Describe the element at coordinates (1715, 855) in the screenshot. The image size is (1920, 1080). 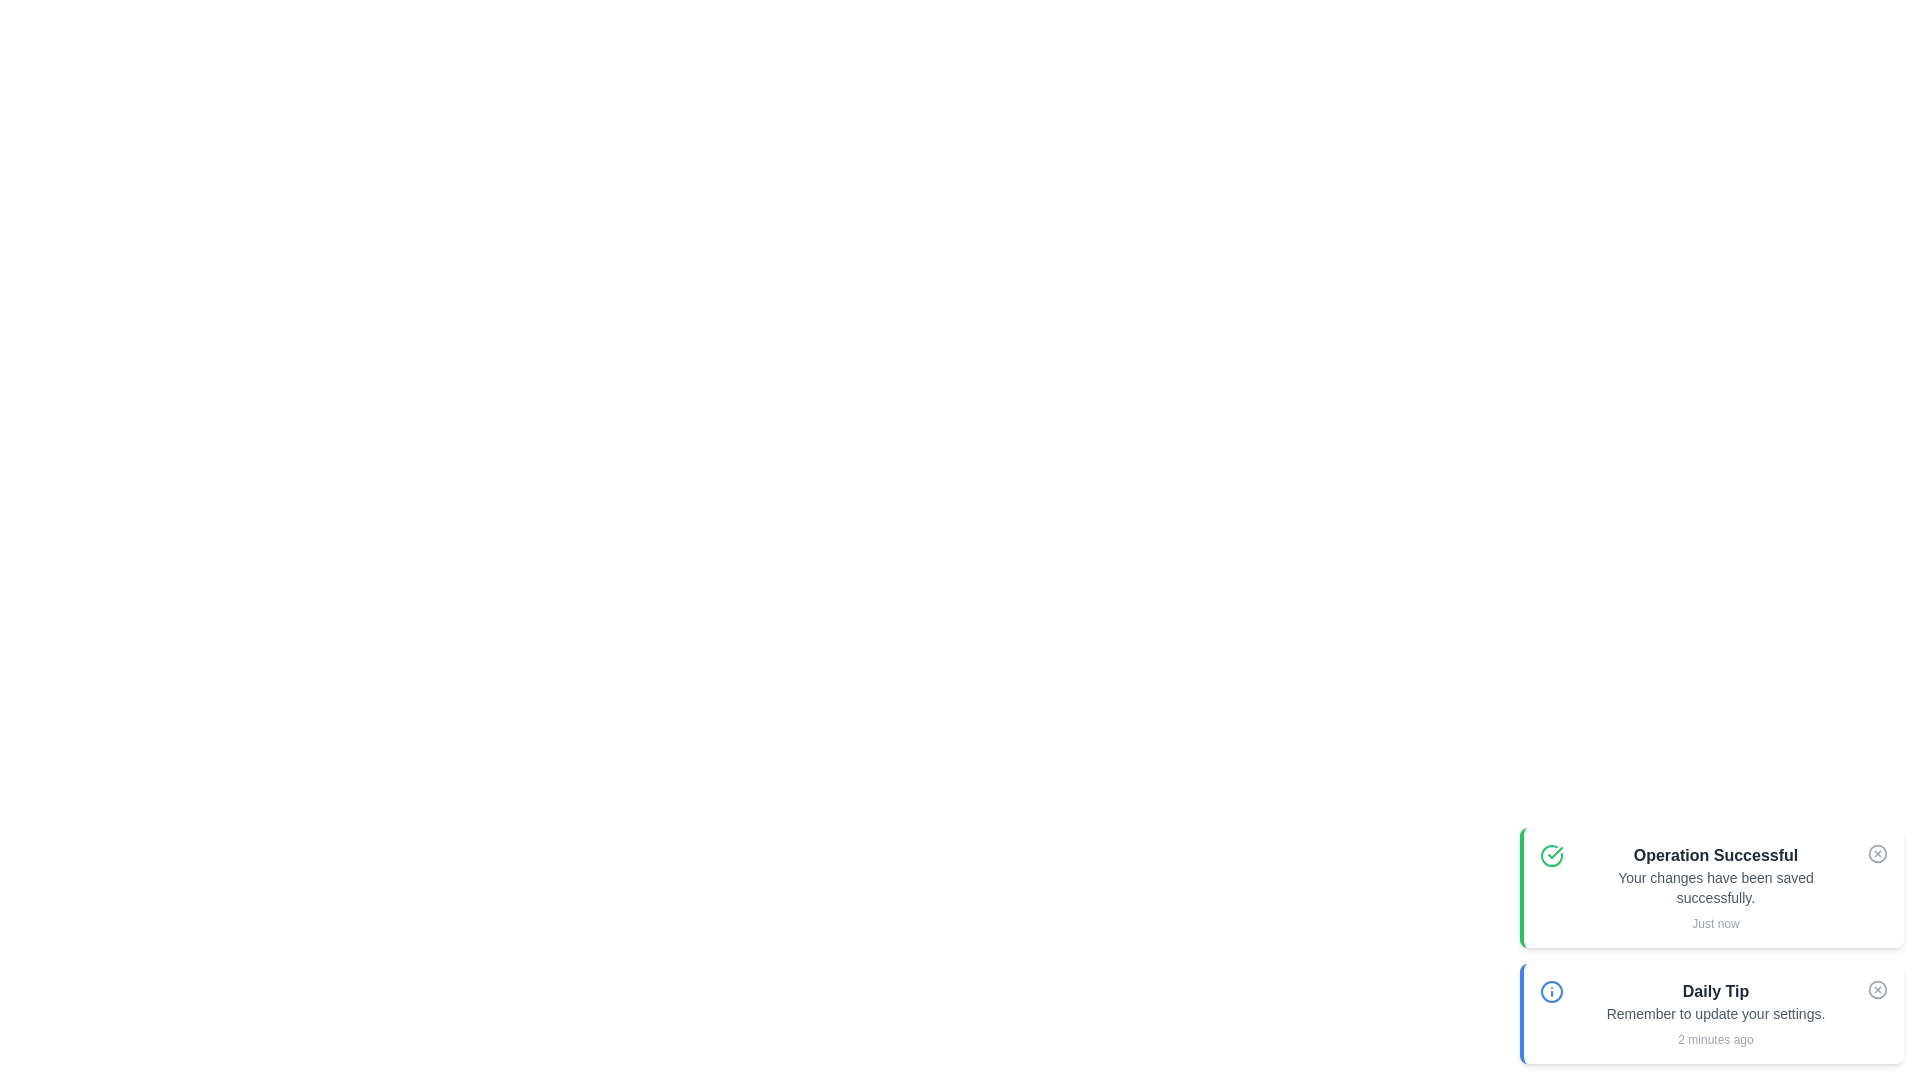
I see `the text label that indicates successful completion of an operation, located in the bottom-right corner of the interface` at that location.